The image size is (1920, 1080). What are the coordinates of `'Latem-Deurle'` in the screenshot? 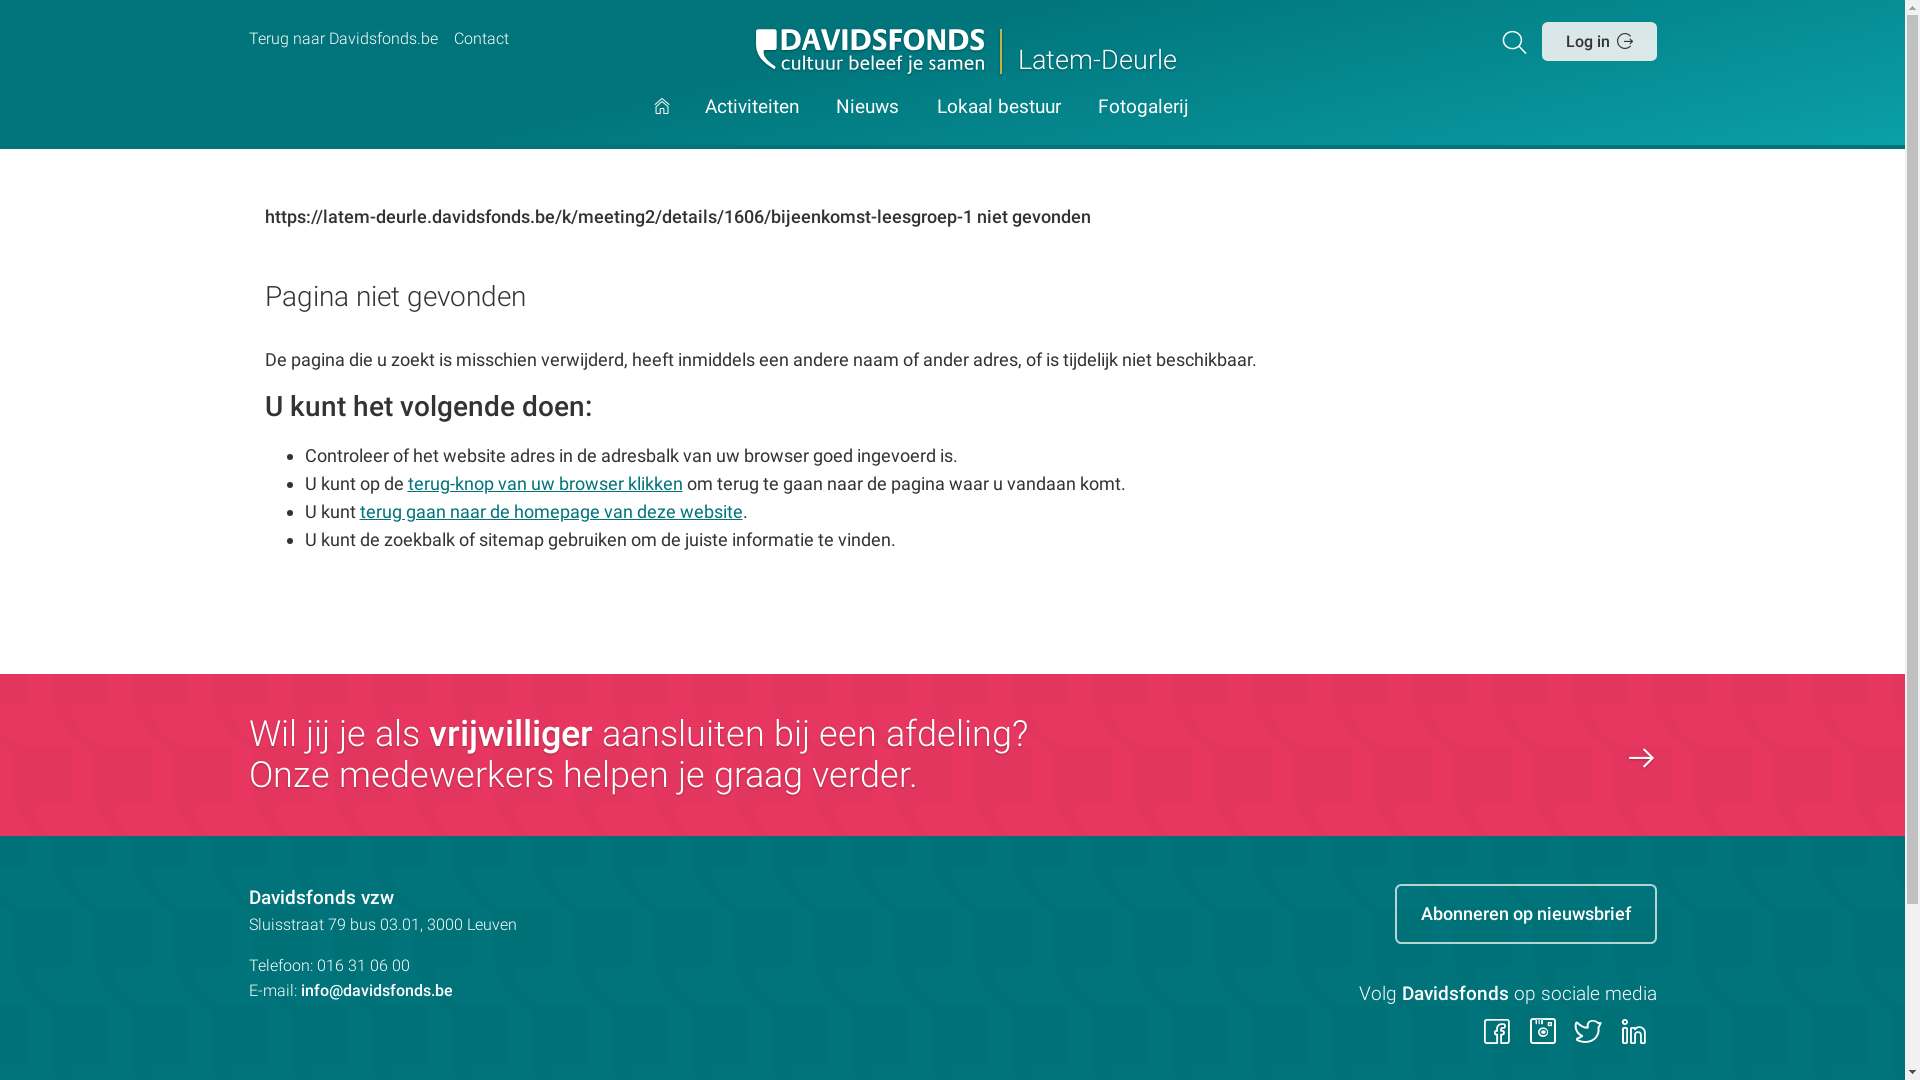 It's located at (950, 50).